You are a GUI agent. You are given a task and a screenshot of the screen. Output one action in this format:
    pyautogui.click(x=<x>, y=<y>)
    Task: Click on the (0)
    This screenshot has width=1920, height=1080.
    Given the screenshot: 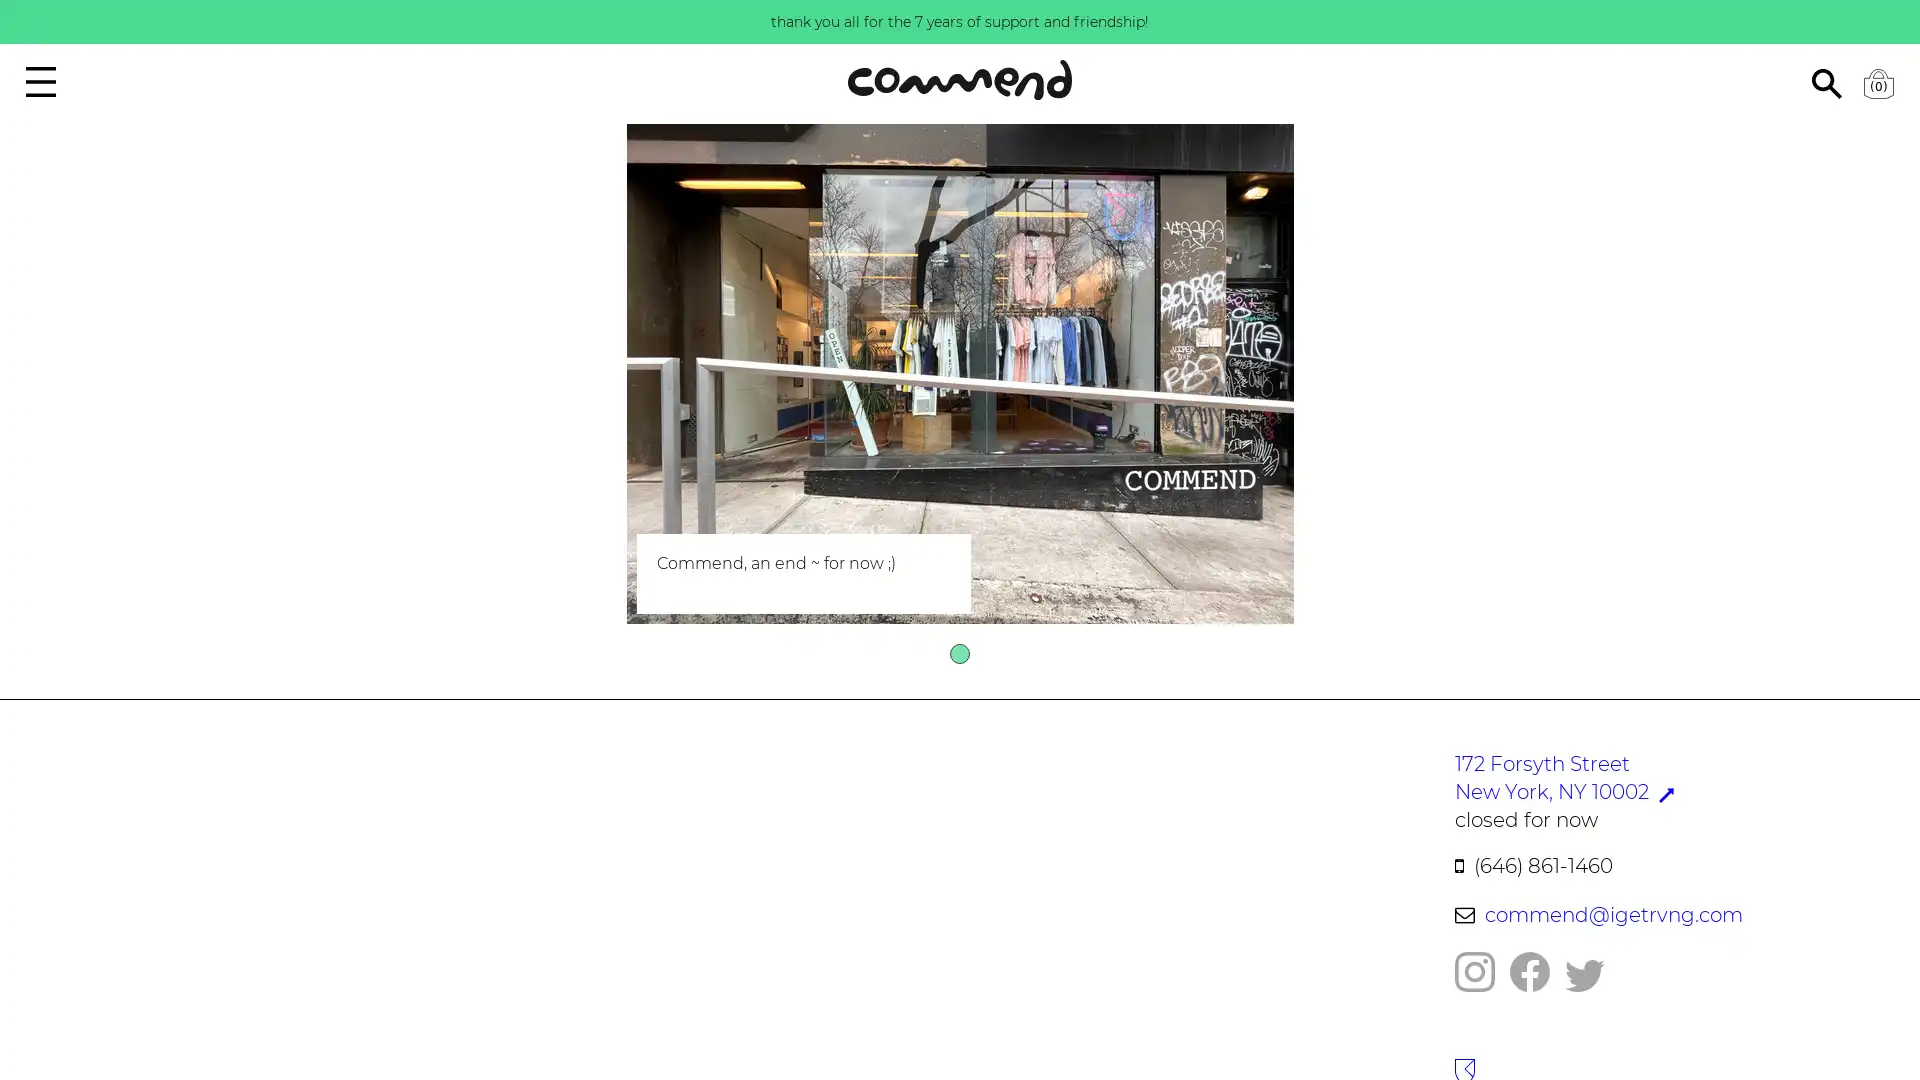 What is the action you would take?
    pyautogui.click(x=1877, y=83)
    